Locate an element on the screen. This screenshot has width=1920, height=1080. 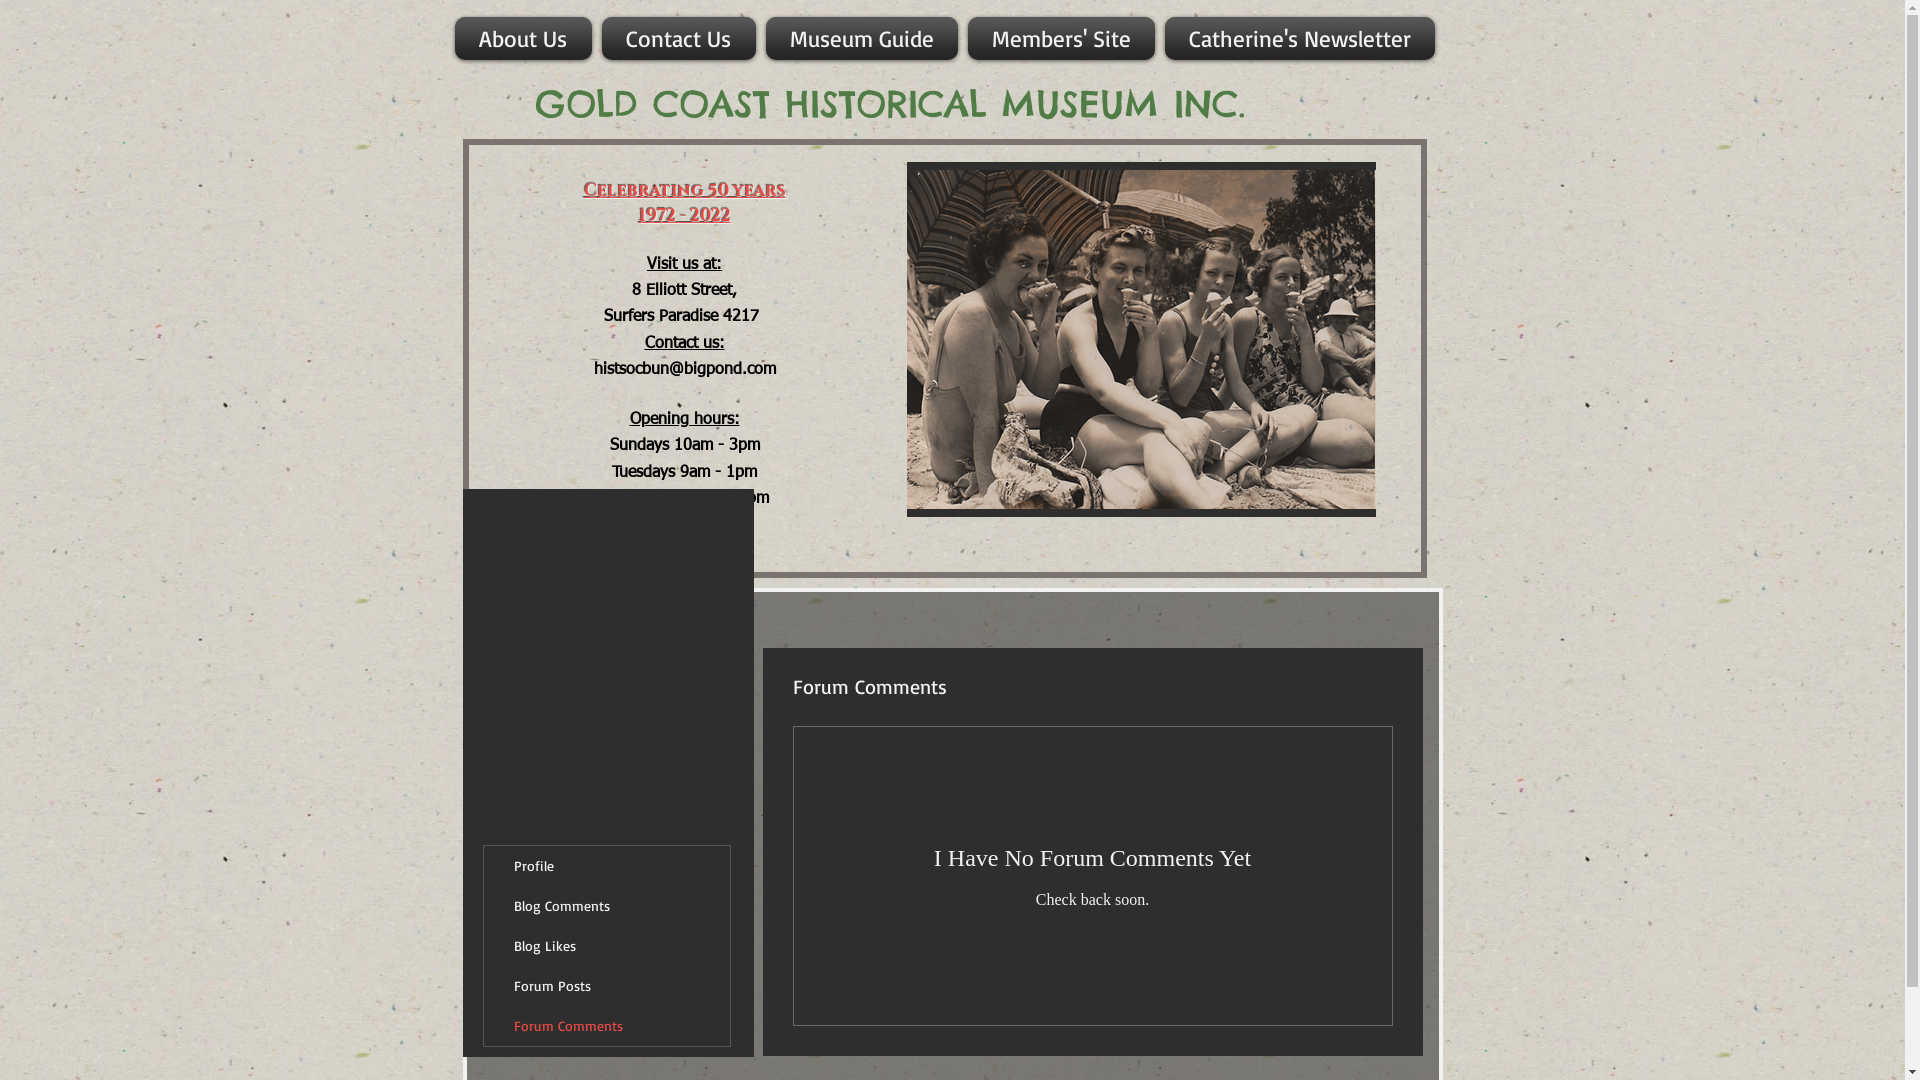
'Members' Site' is located at coordinates (961, 38).